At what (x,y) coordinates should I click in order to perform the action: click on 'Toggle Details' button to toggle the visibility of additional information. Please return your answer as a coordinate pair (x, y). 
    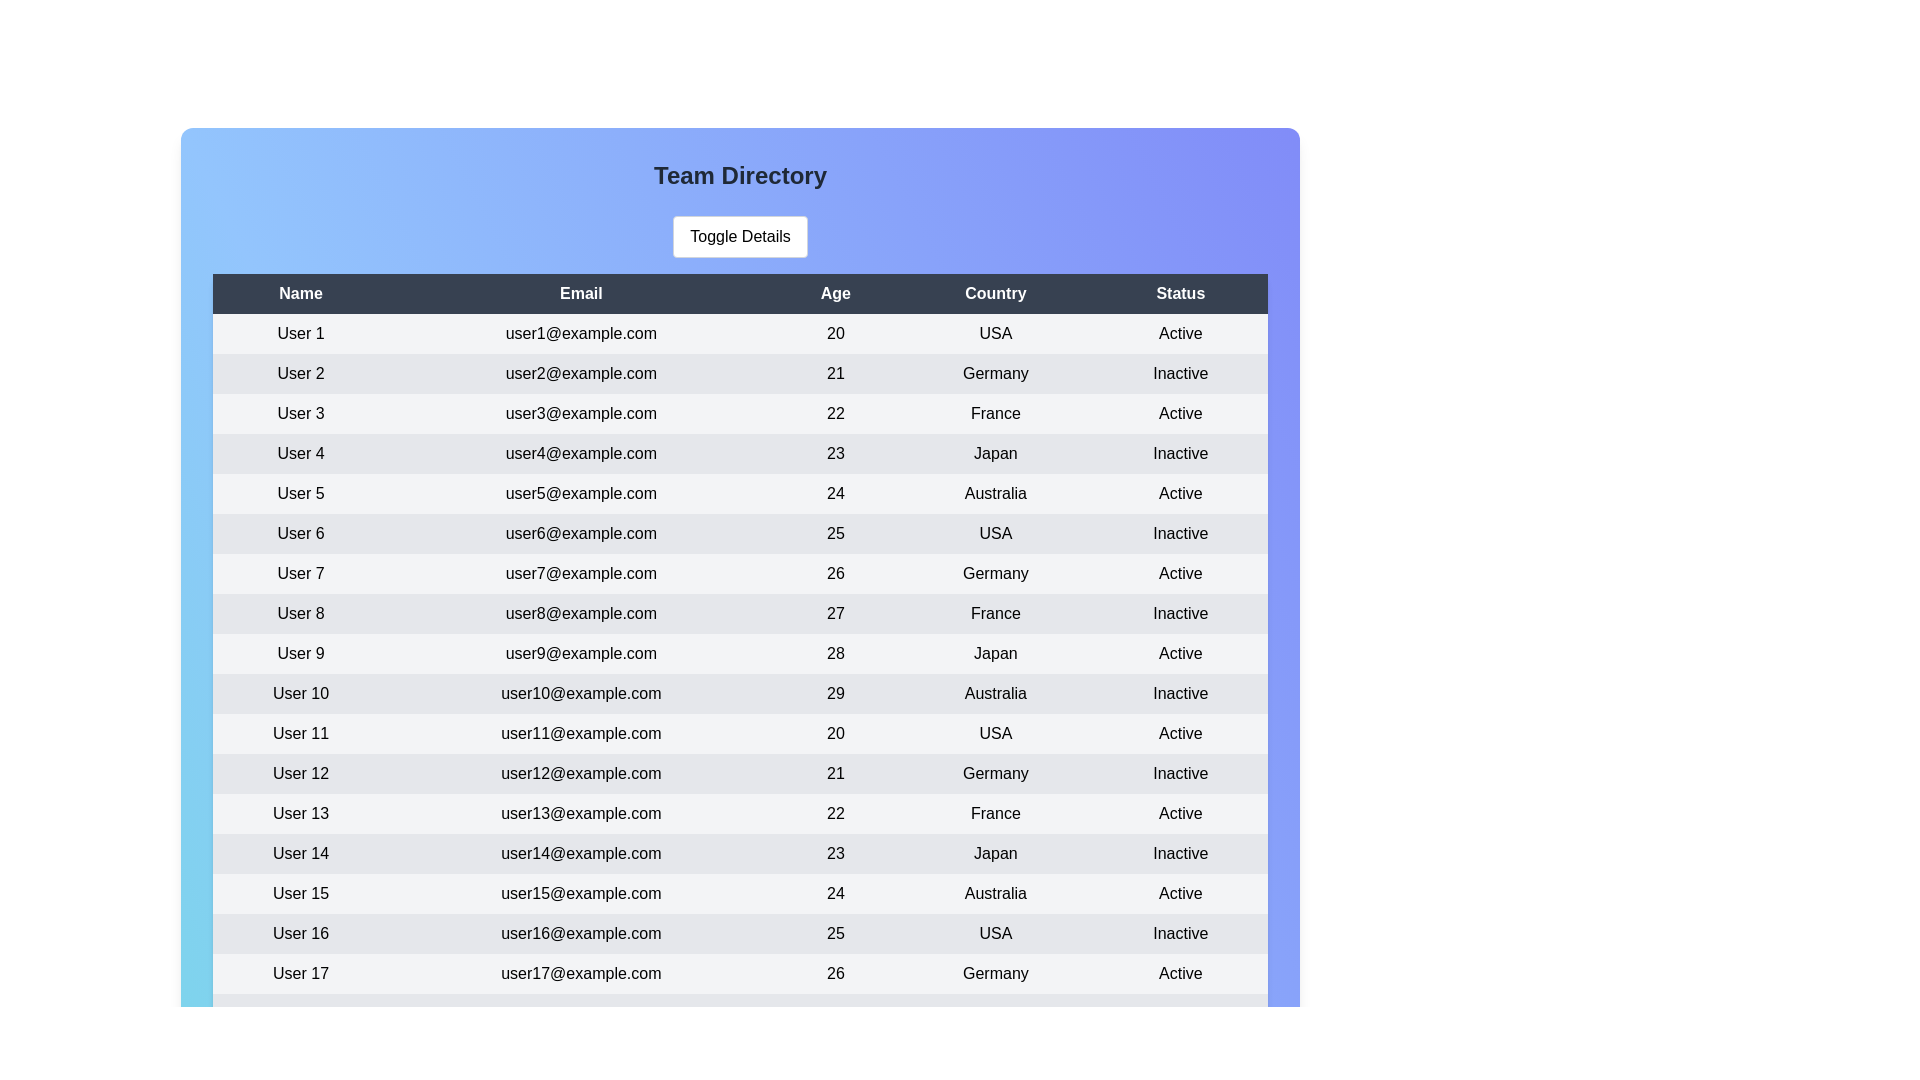
    Looking at the image, I should click on (739, 235).